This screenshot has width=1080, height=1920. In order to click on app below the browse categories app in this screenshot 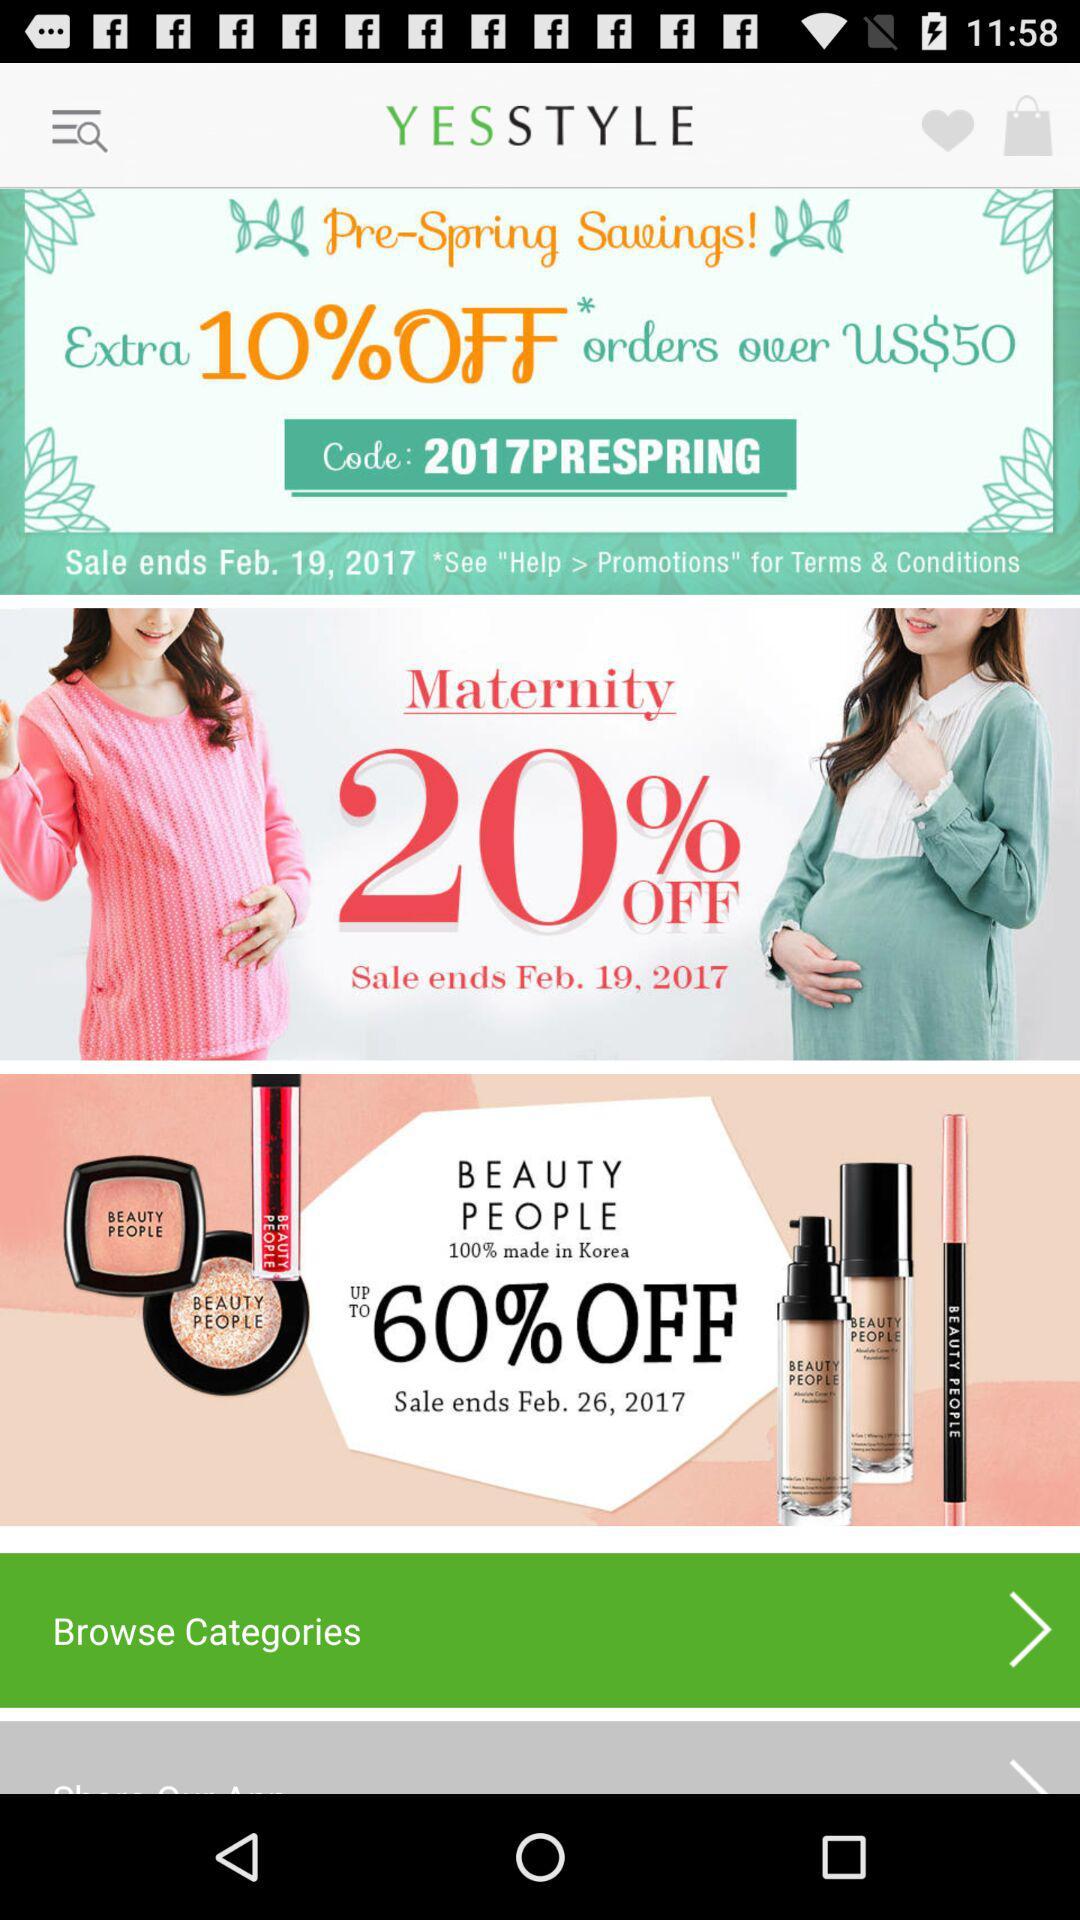, I will do `click(540, 1756)`.